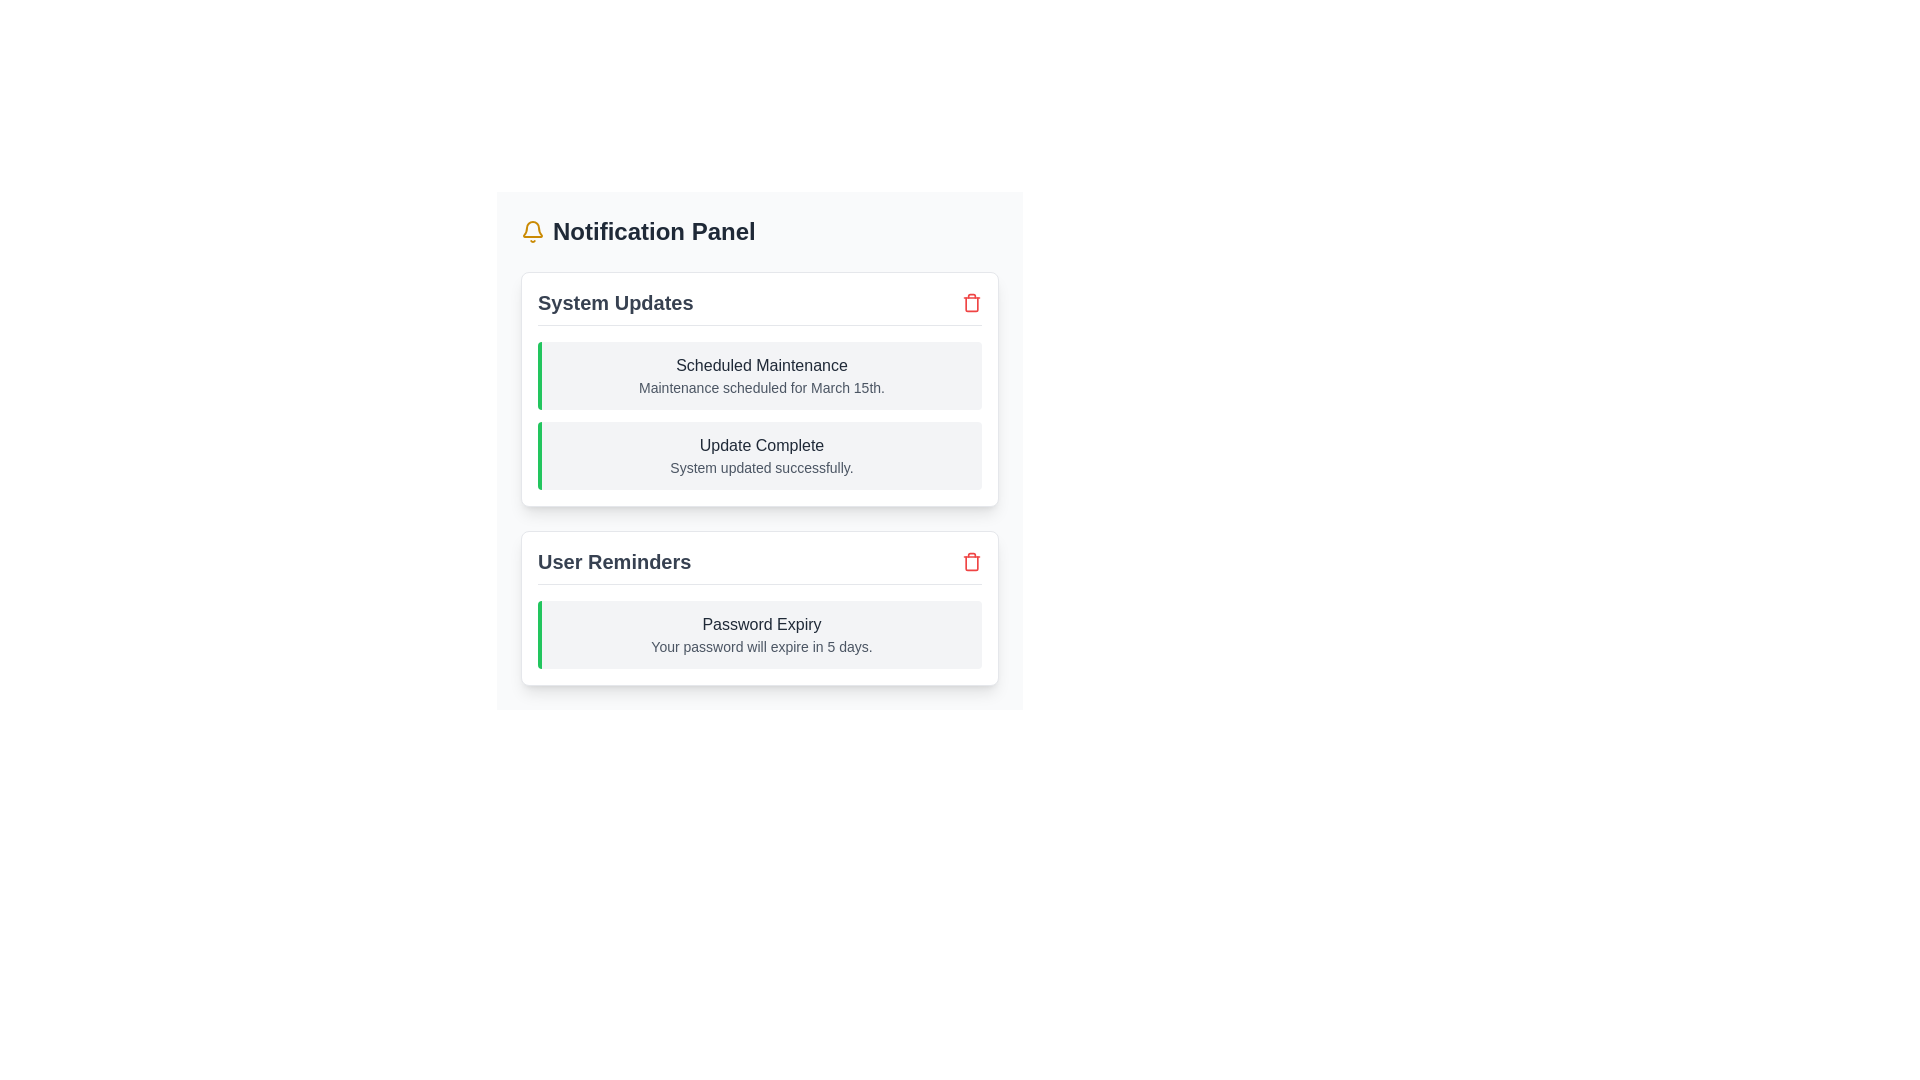  What do you see at coordinates (758, 366) in the screenshot?
I see `the notification text of Scheduled Maintenance` at bounding box center [758, 366].